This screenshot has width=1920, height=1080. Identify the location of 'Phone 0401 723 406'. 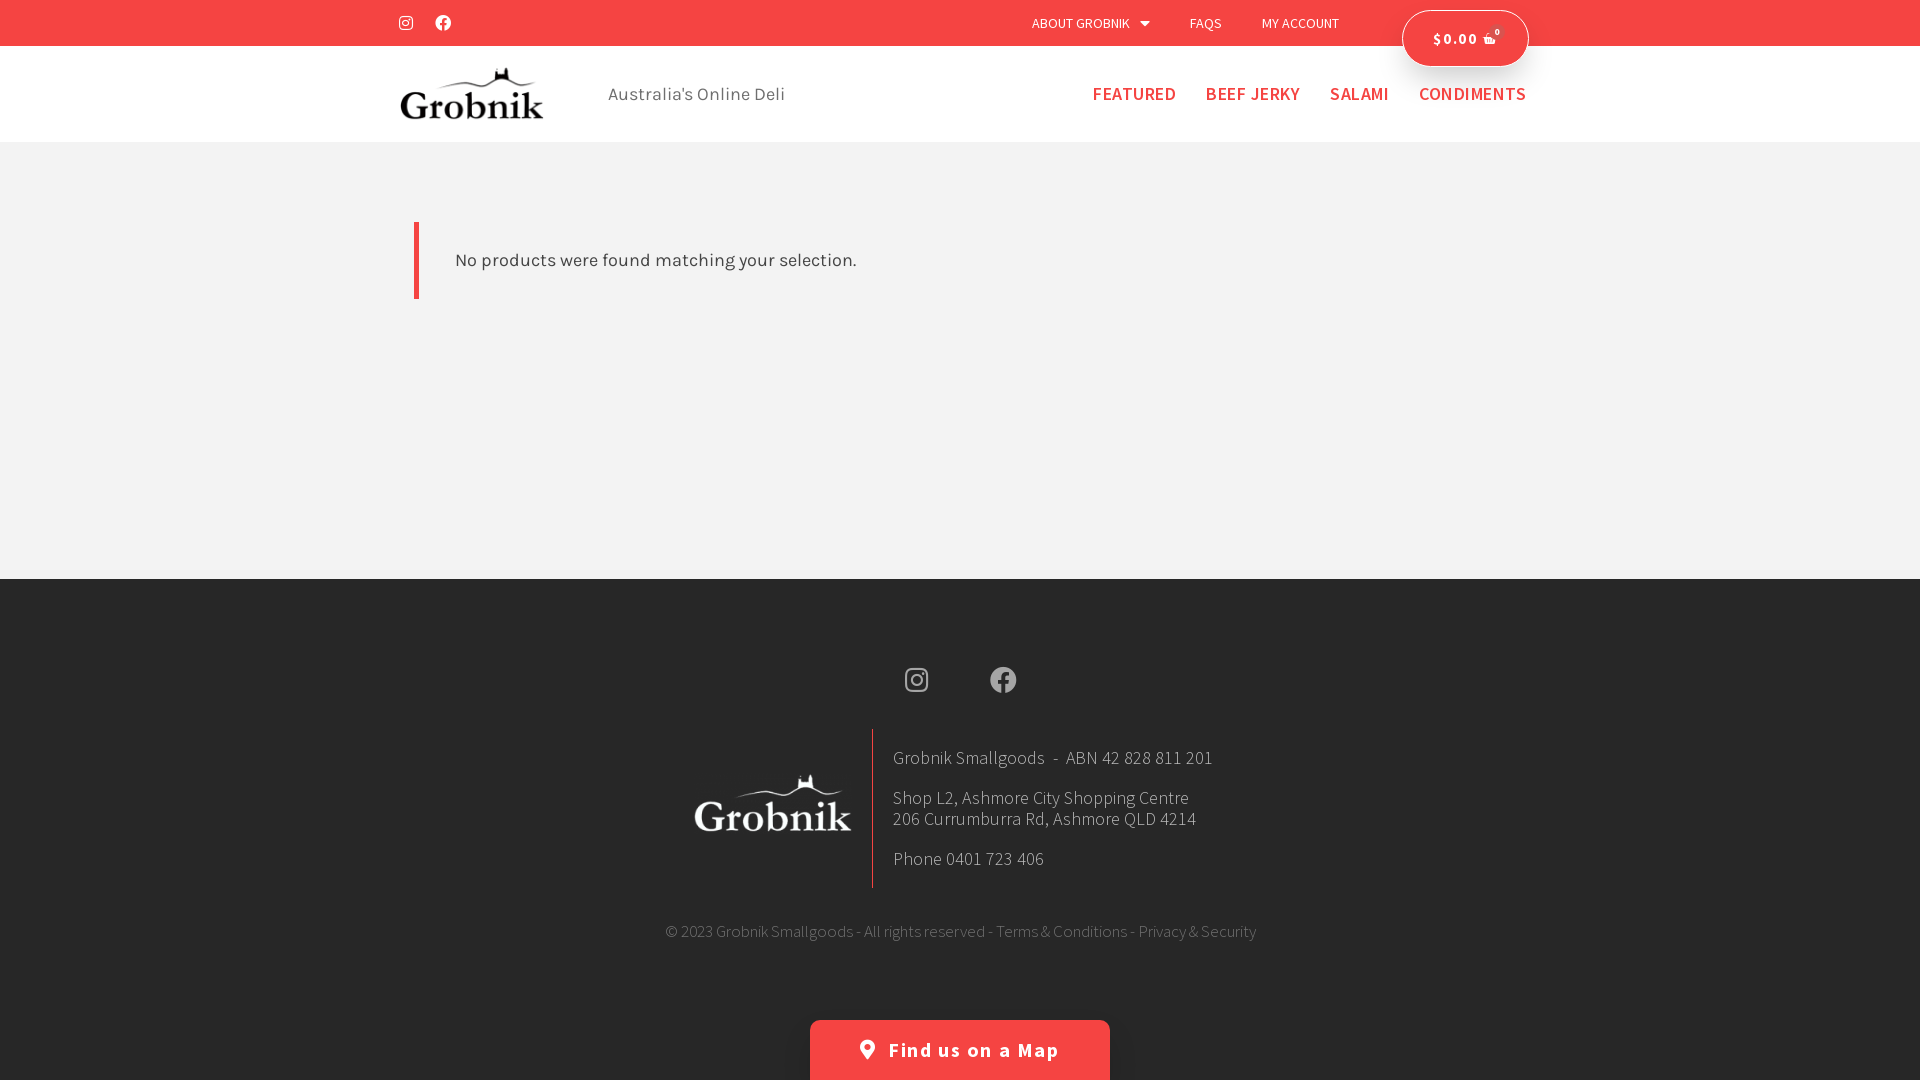
(968, 857).